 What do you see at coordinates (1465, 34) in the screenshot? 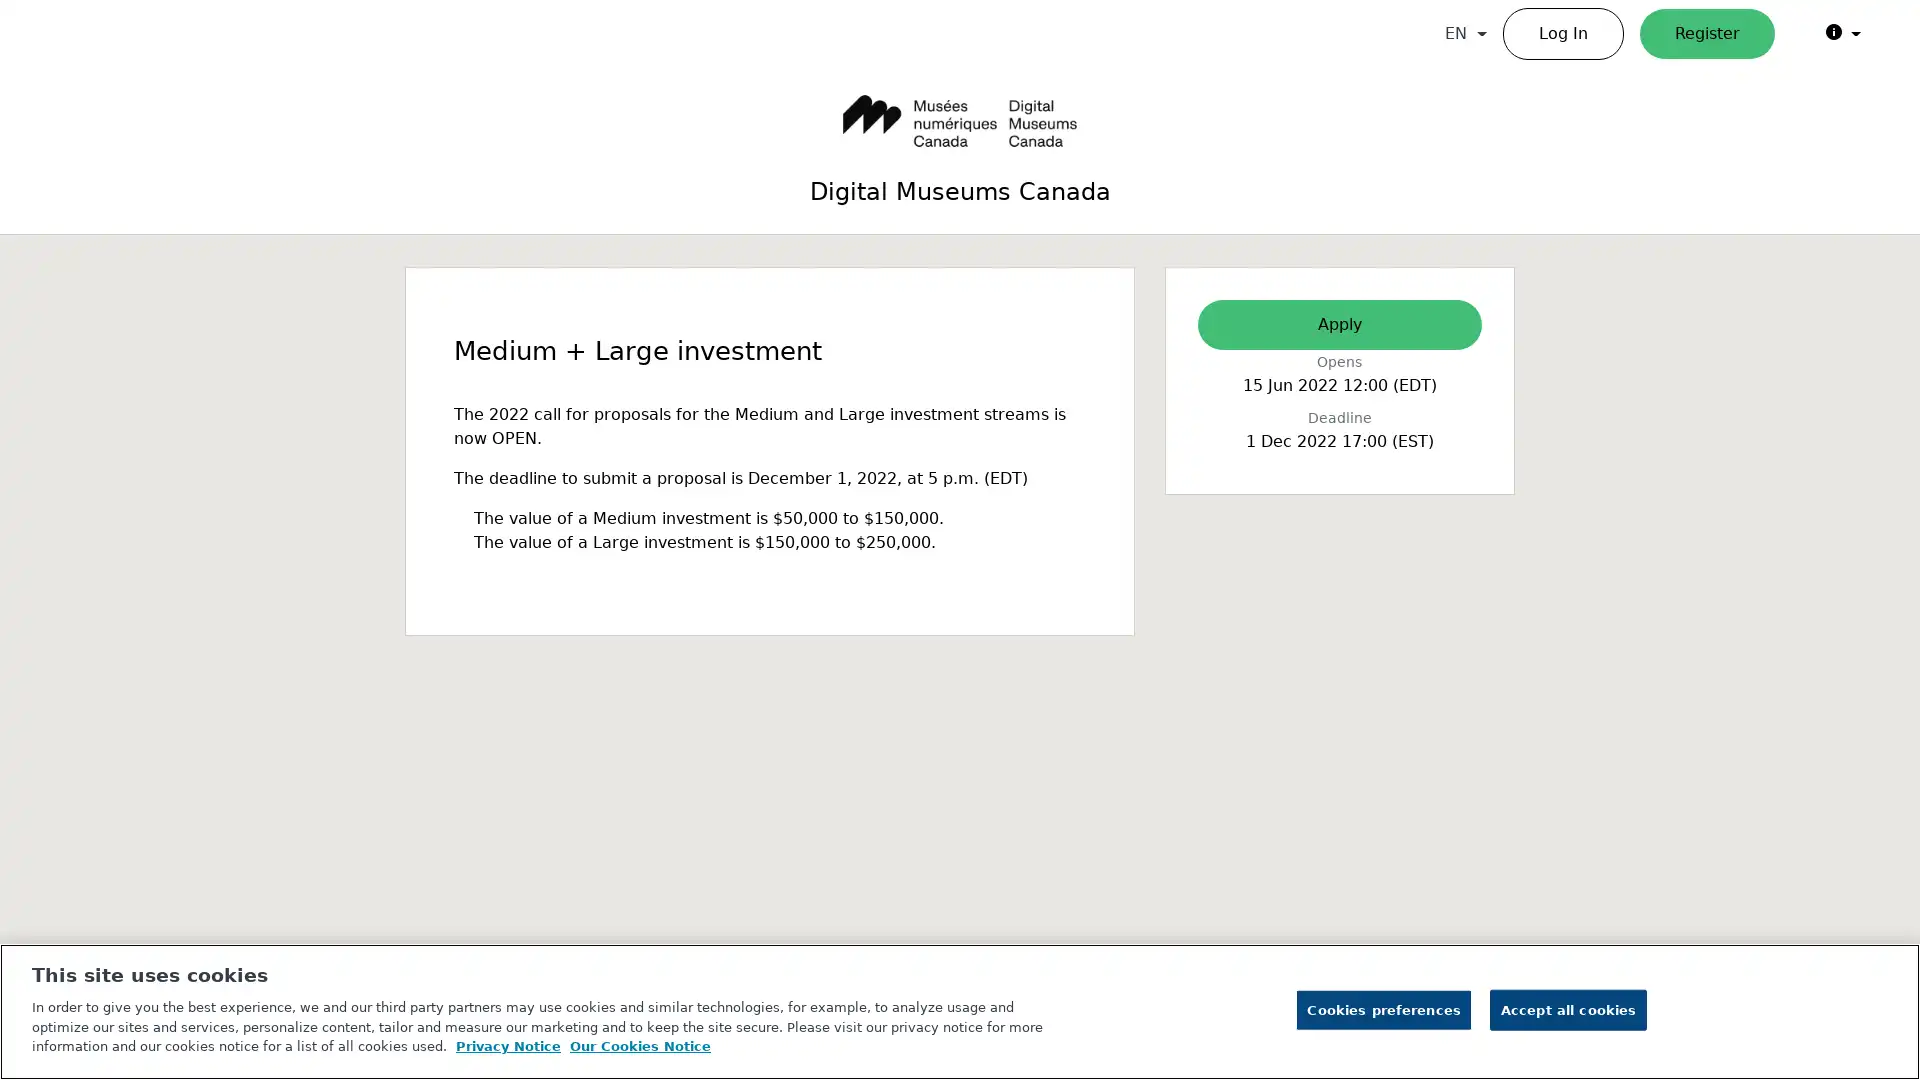
I see `EN` at bounding box center [1465, 34].